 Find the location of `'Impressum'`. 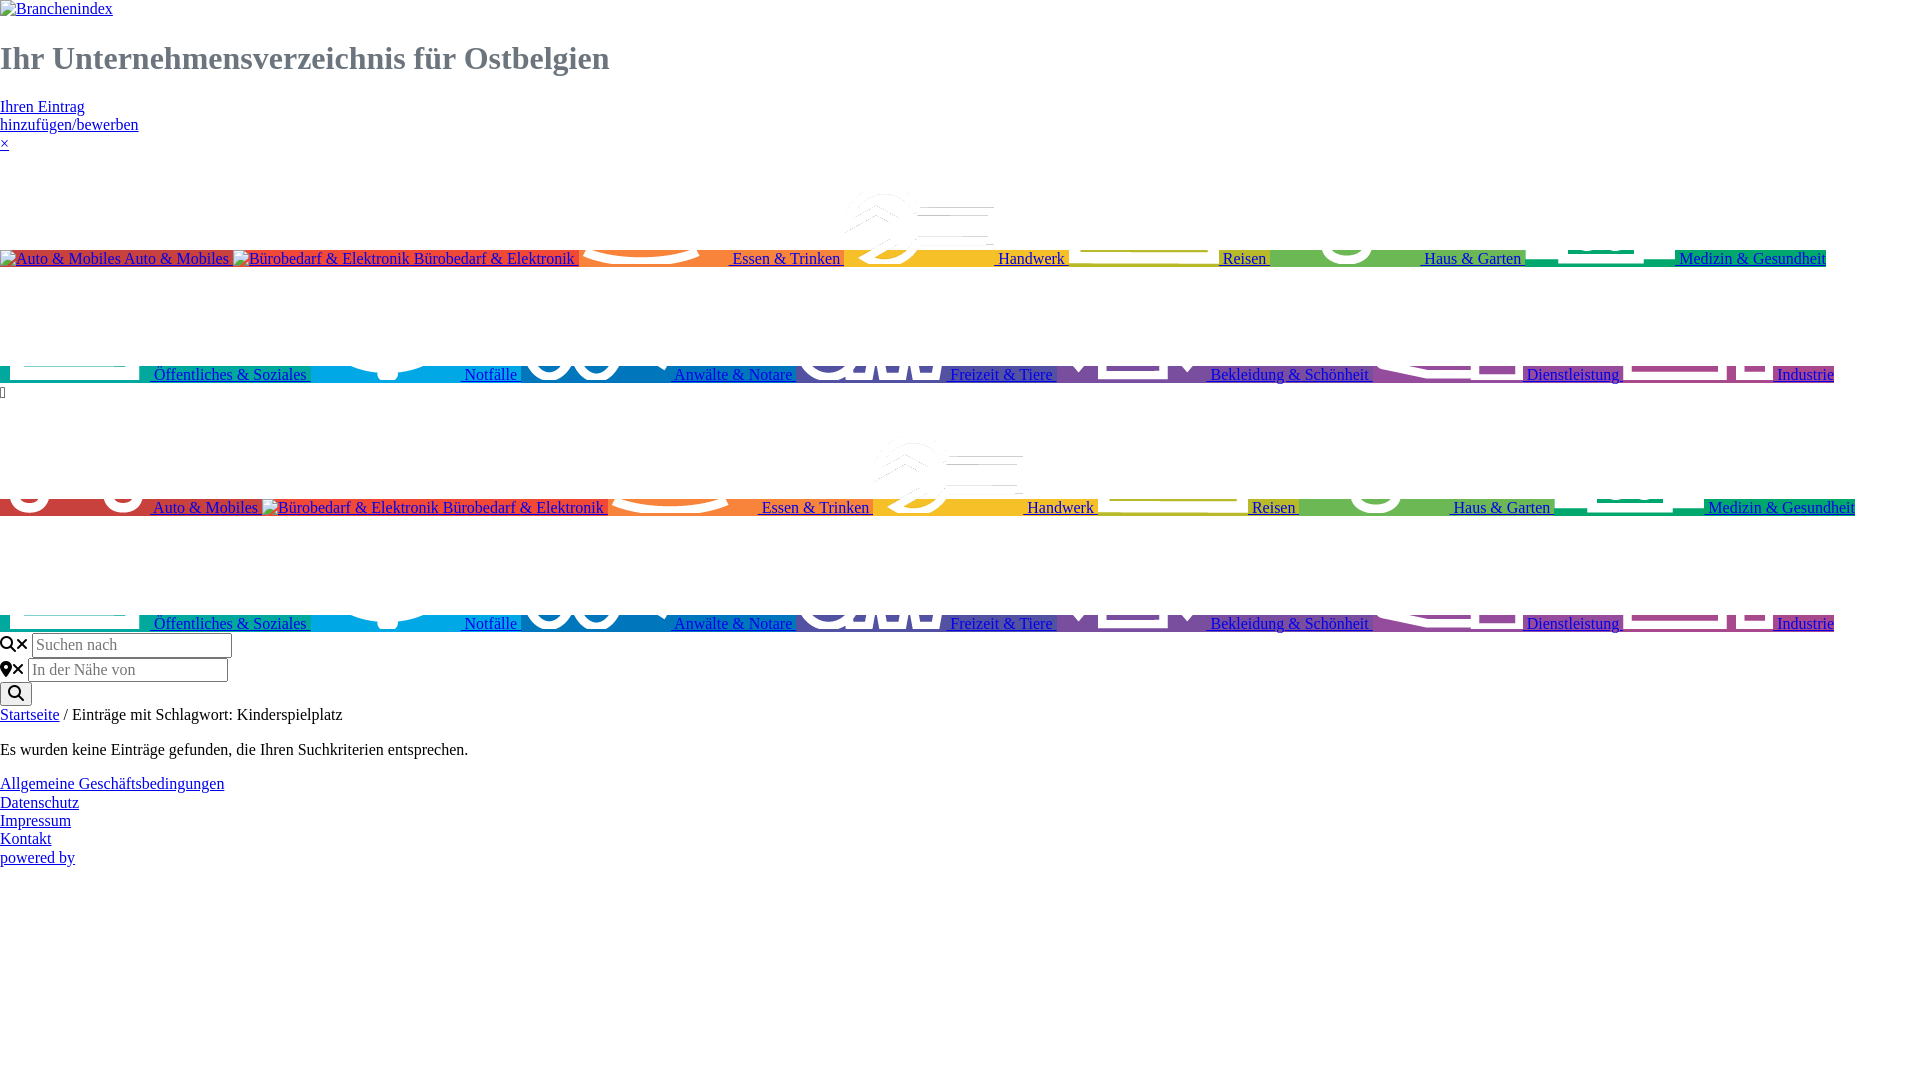

'Impressum' is located at coordinates (35, 820).